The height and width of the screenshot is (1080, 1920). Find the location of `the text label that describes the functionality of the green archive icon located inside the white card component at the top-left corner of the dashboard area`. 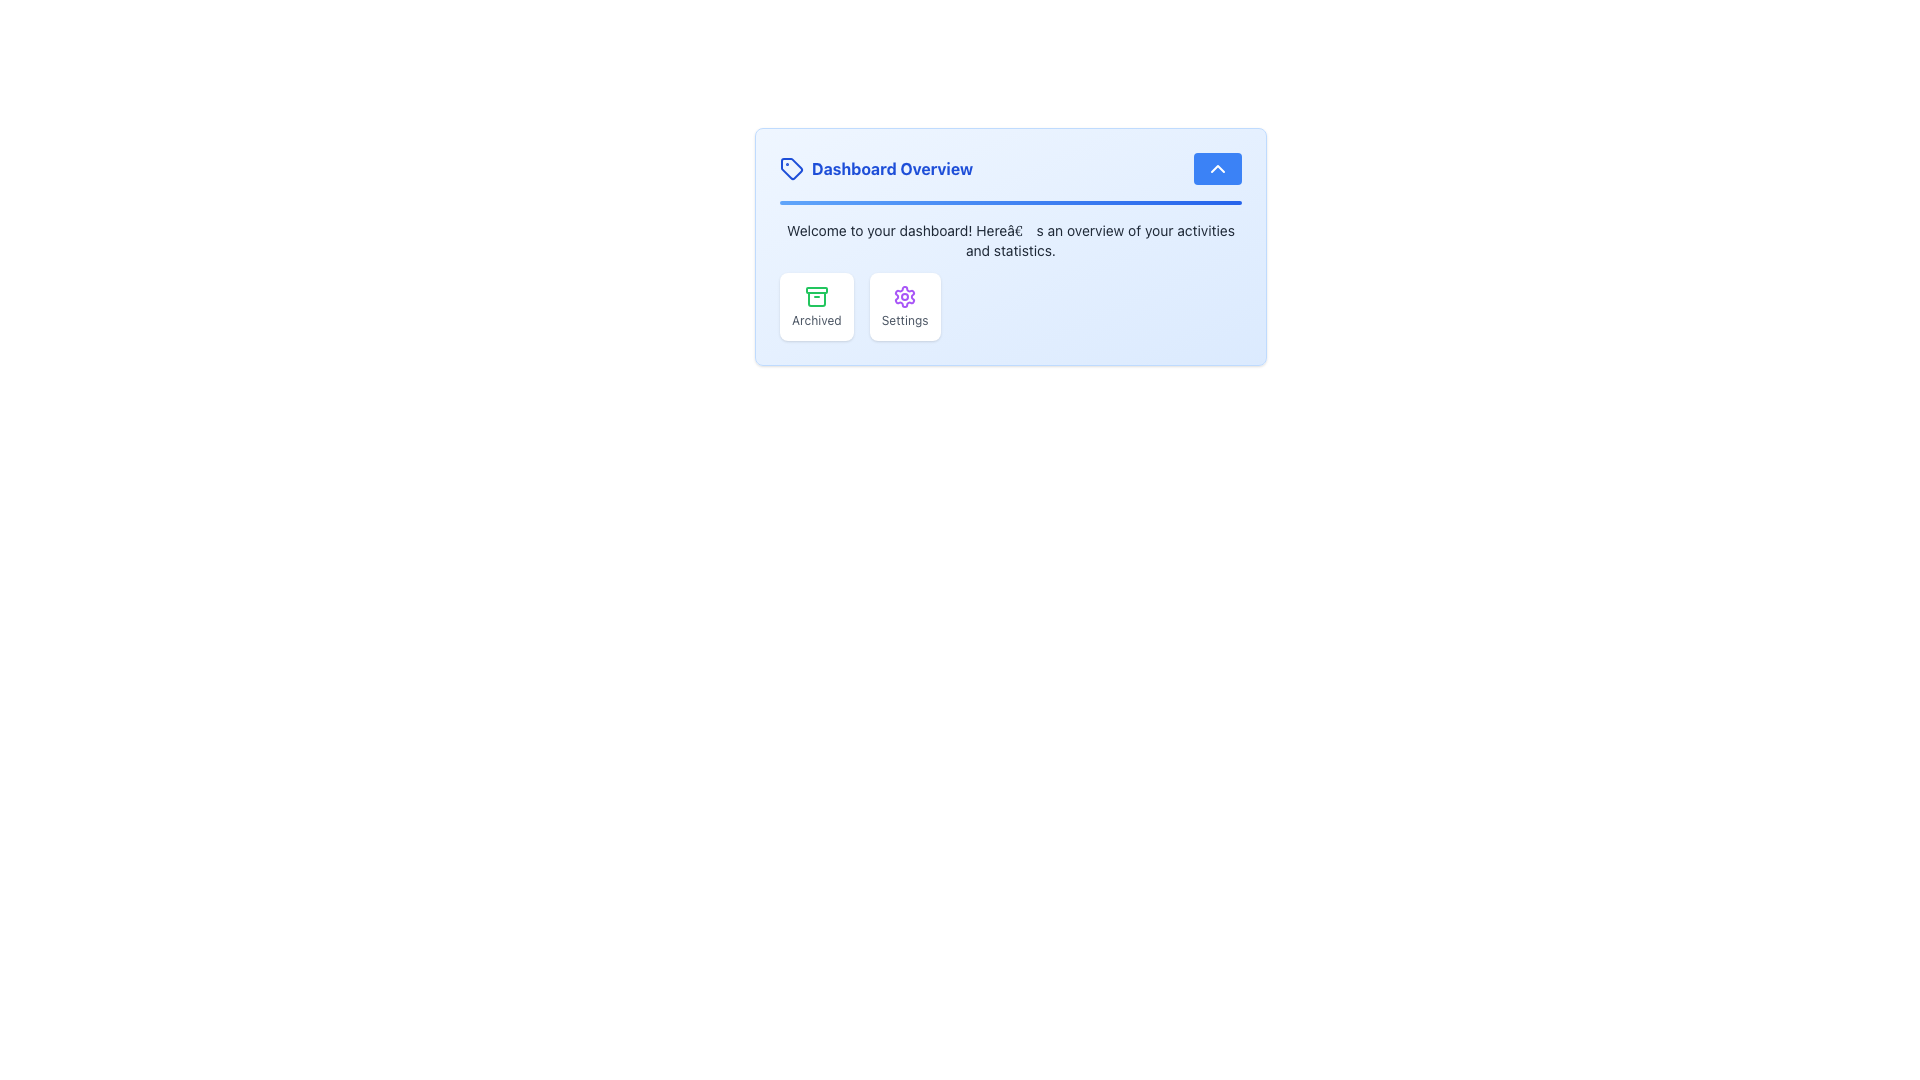

the text label that describes the functionality of the green archive icon located inside the white card component at the top-left corner of the dashboard area is located at coordinates (816, 319).